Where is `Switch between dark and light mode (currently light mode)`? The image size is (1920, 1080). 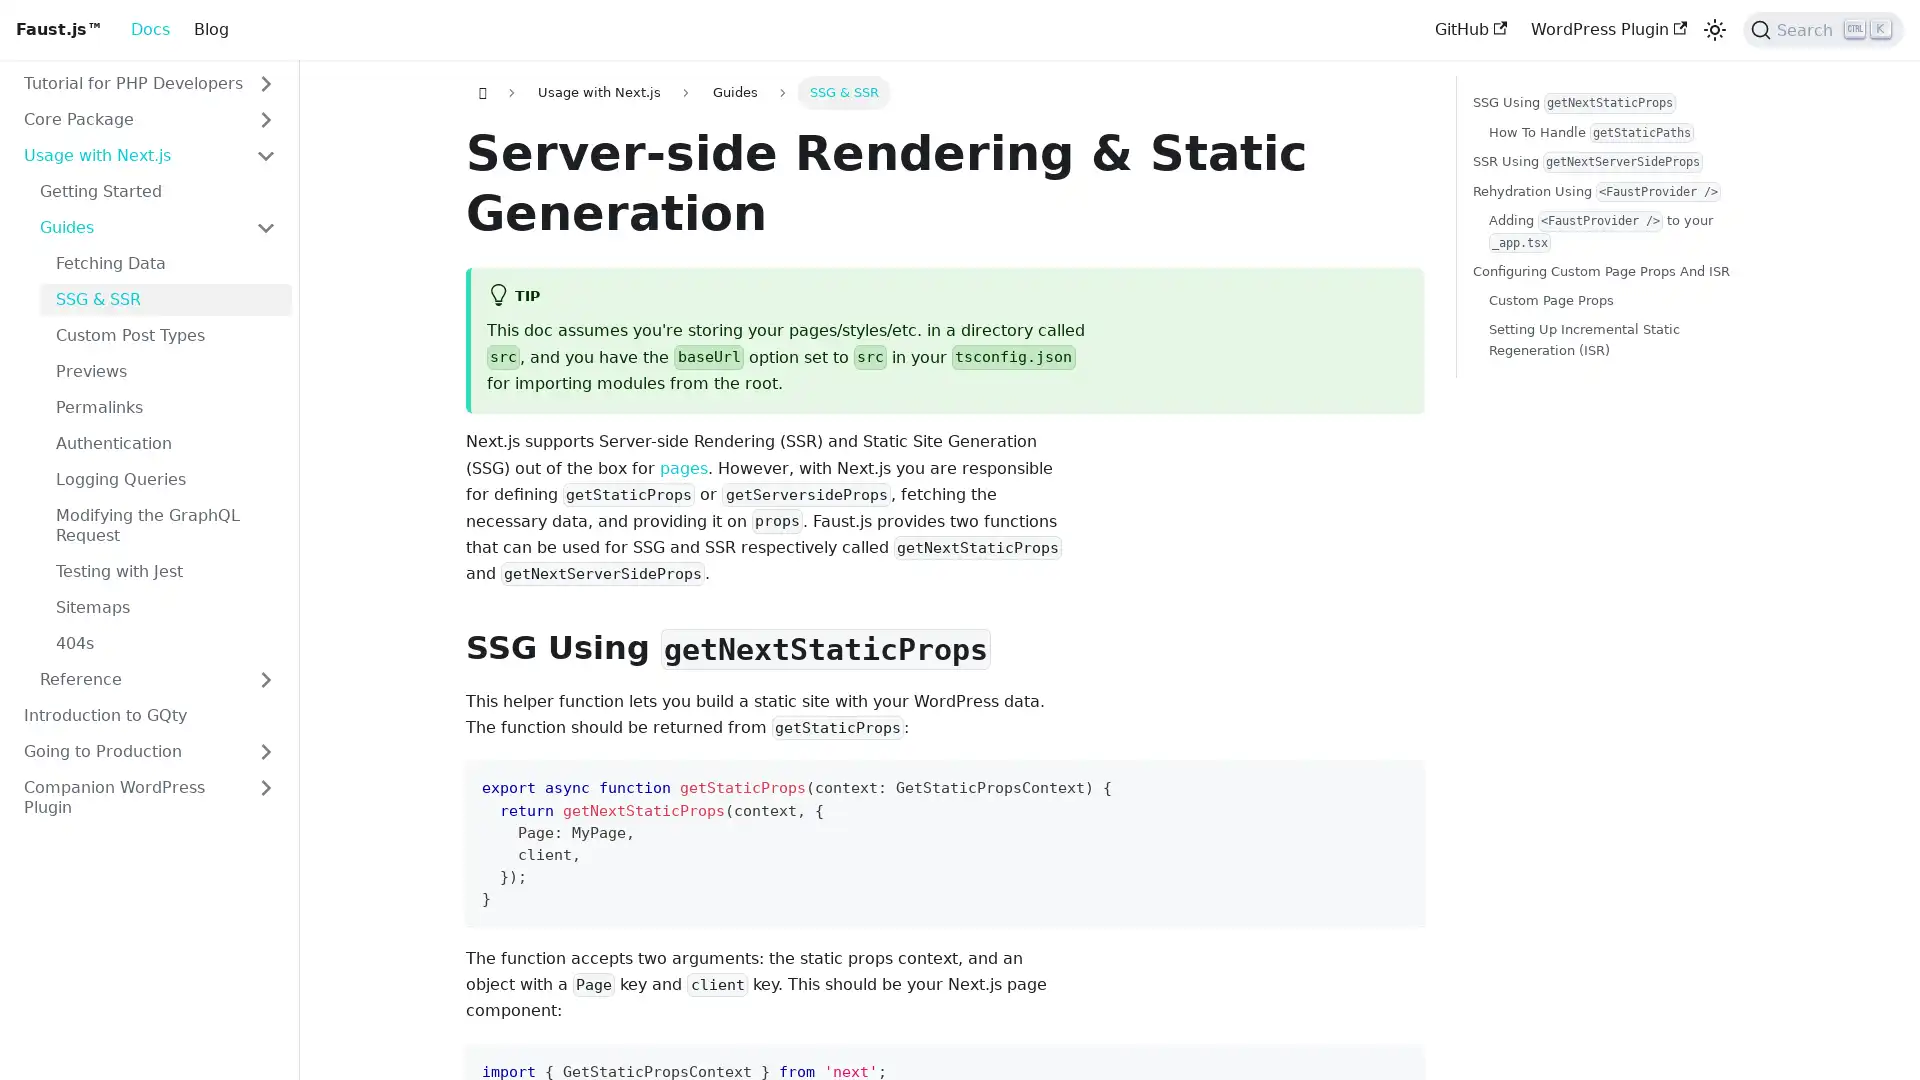 Switch between dark and light mode (currently light mode) is located at coordinates (1713, 30).